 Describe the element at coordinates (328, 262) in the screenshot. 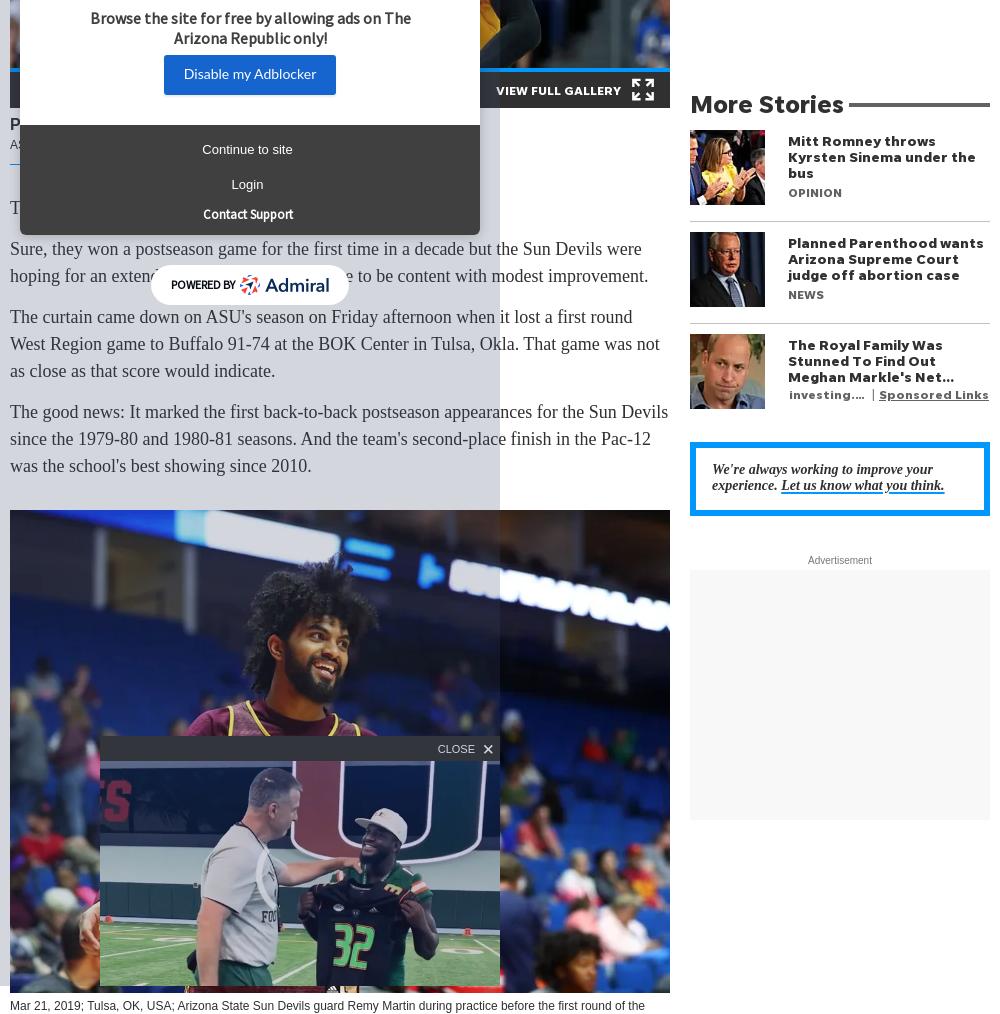

I see `'Sure, they won a postseason game for the first time in a decade but the Sun Devils were hoping for an extended run. Instead they'll have to be content with modest improvement.'` at that location.